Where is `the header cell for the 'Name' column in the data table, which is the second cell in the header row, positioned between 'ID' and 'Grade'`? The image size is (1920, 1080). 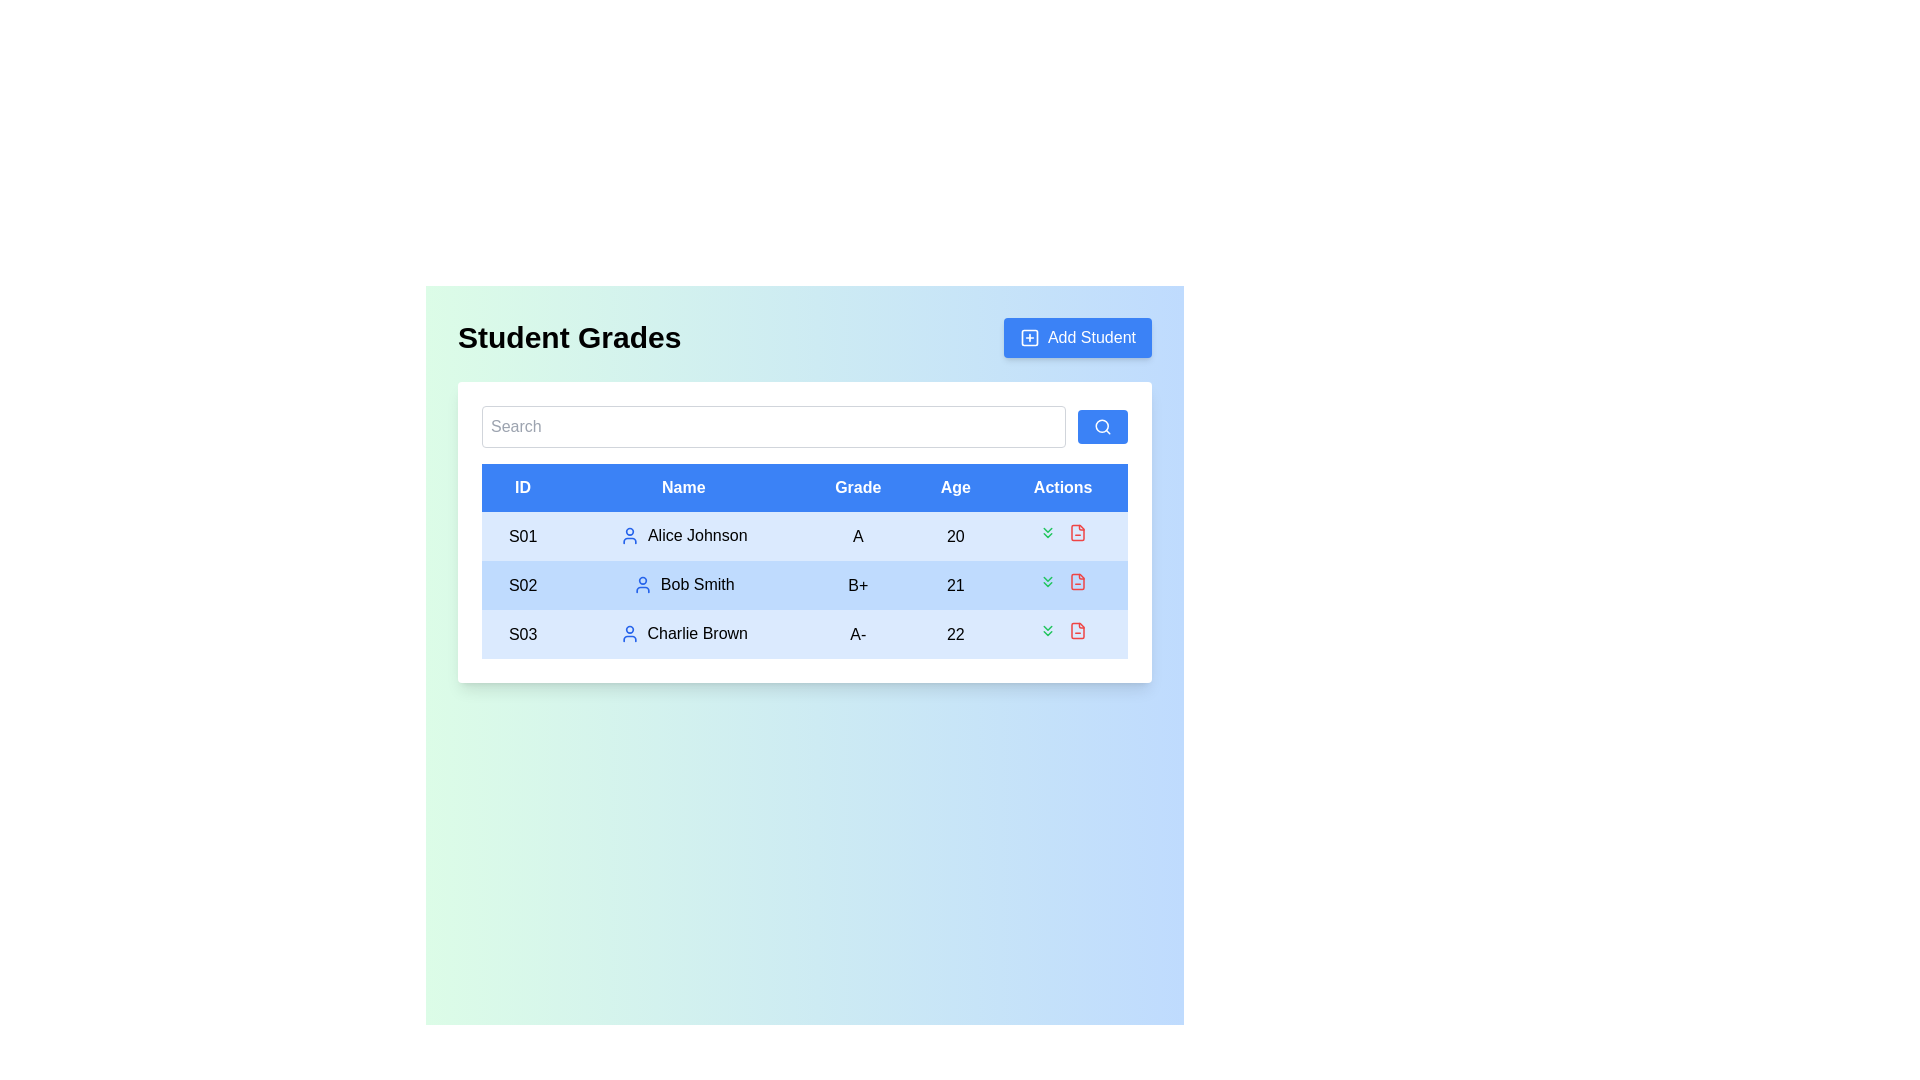 the header cell for the 'Name' column in the data table, which is the second cell in the header row, positioned between 'ID' and 'Grade' is located at coordinates (683, 488).